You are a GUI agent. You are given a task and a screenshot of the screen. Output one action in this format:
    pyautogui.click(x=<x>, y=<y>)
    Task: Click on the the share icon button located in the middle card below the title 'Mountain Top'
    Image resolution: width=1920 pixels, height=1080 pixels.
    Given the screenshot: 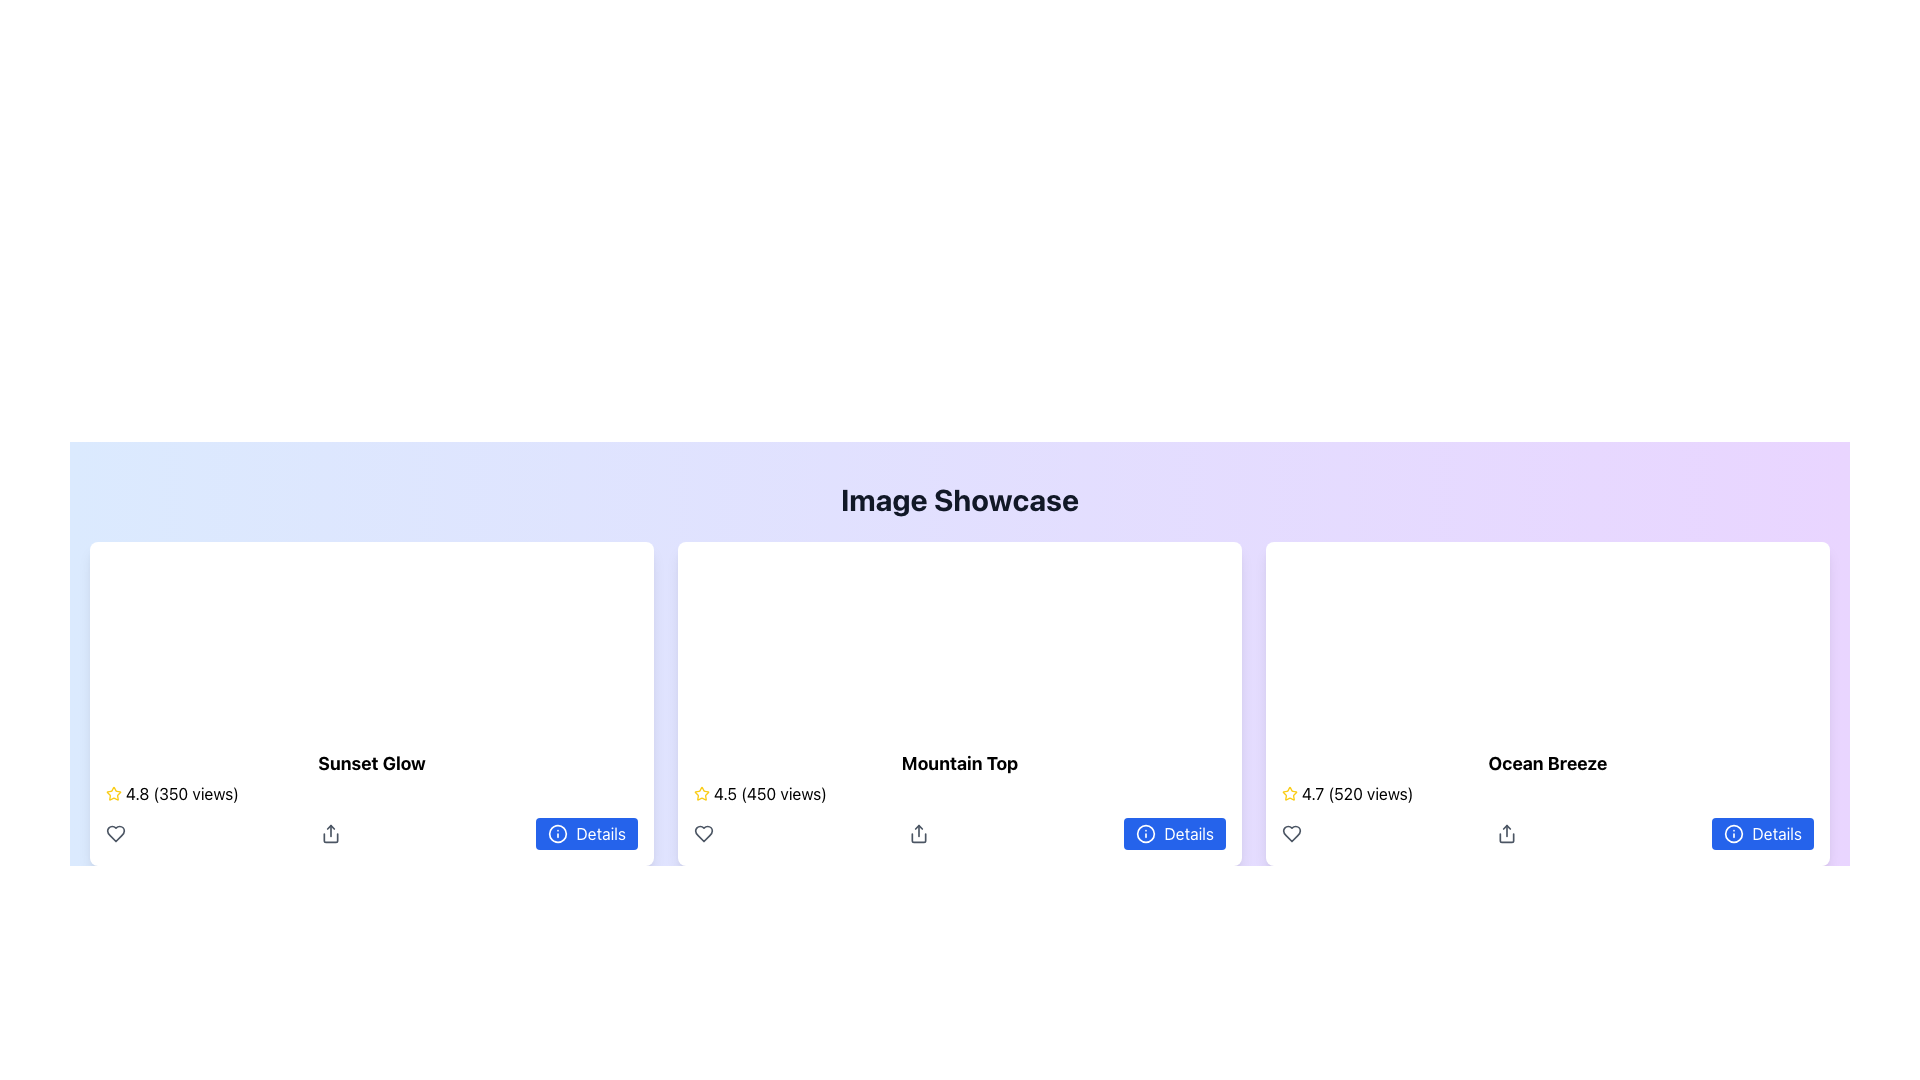 What is the action you would take?
    pyautogui.click(x=918, y=833)
    